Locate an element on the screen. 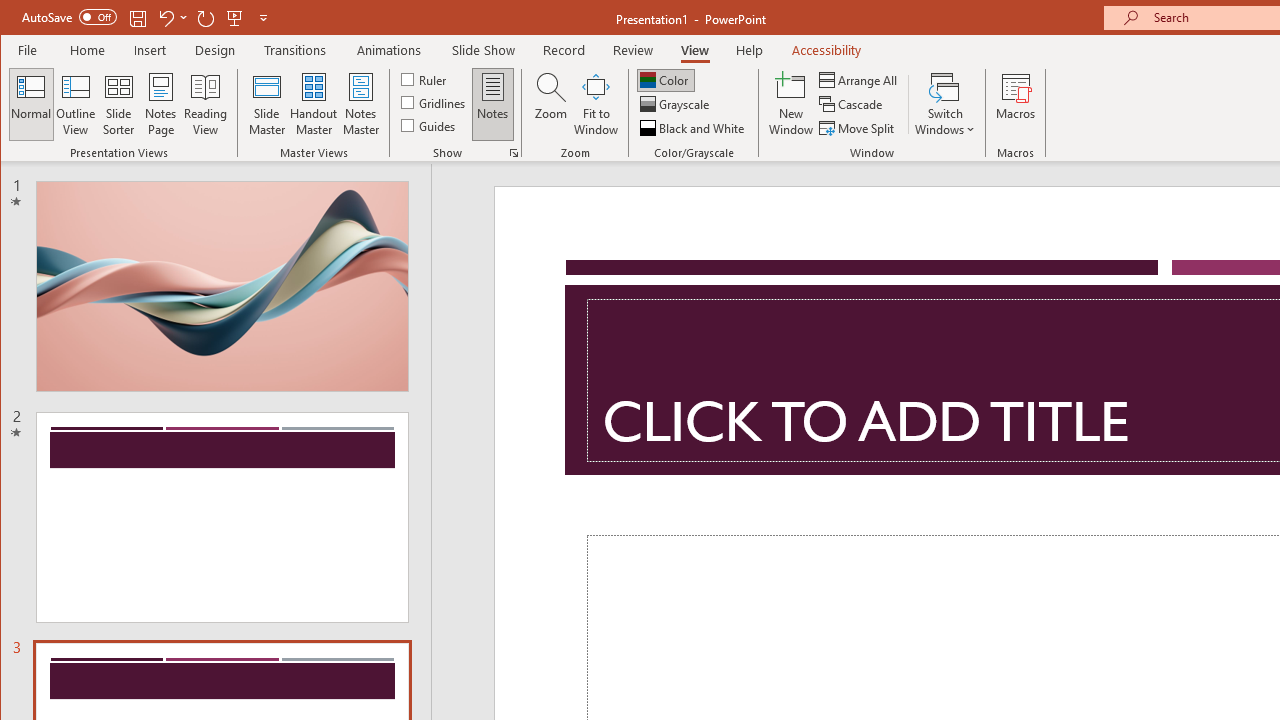 This screenshot has height=720, width=1280. 'Zoom...' is located at coordinates (551, 104).